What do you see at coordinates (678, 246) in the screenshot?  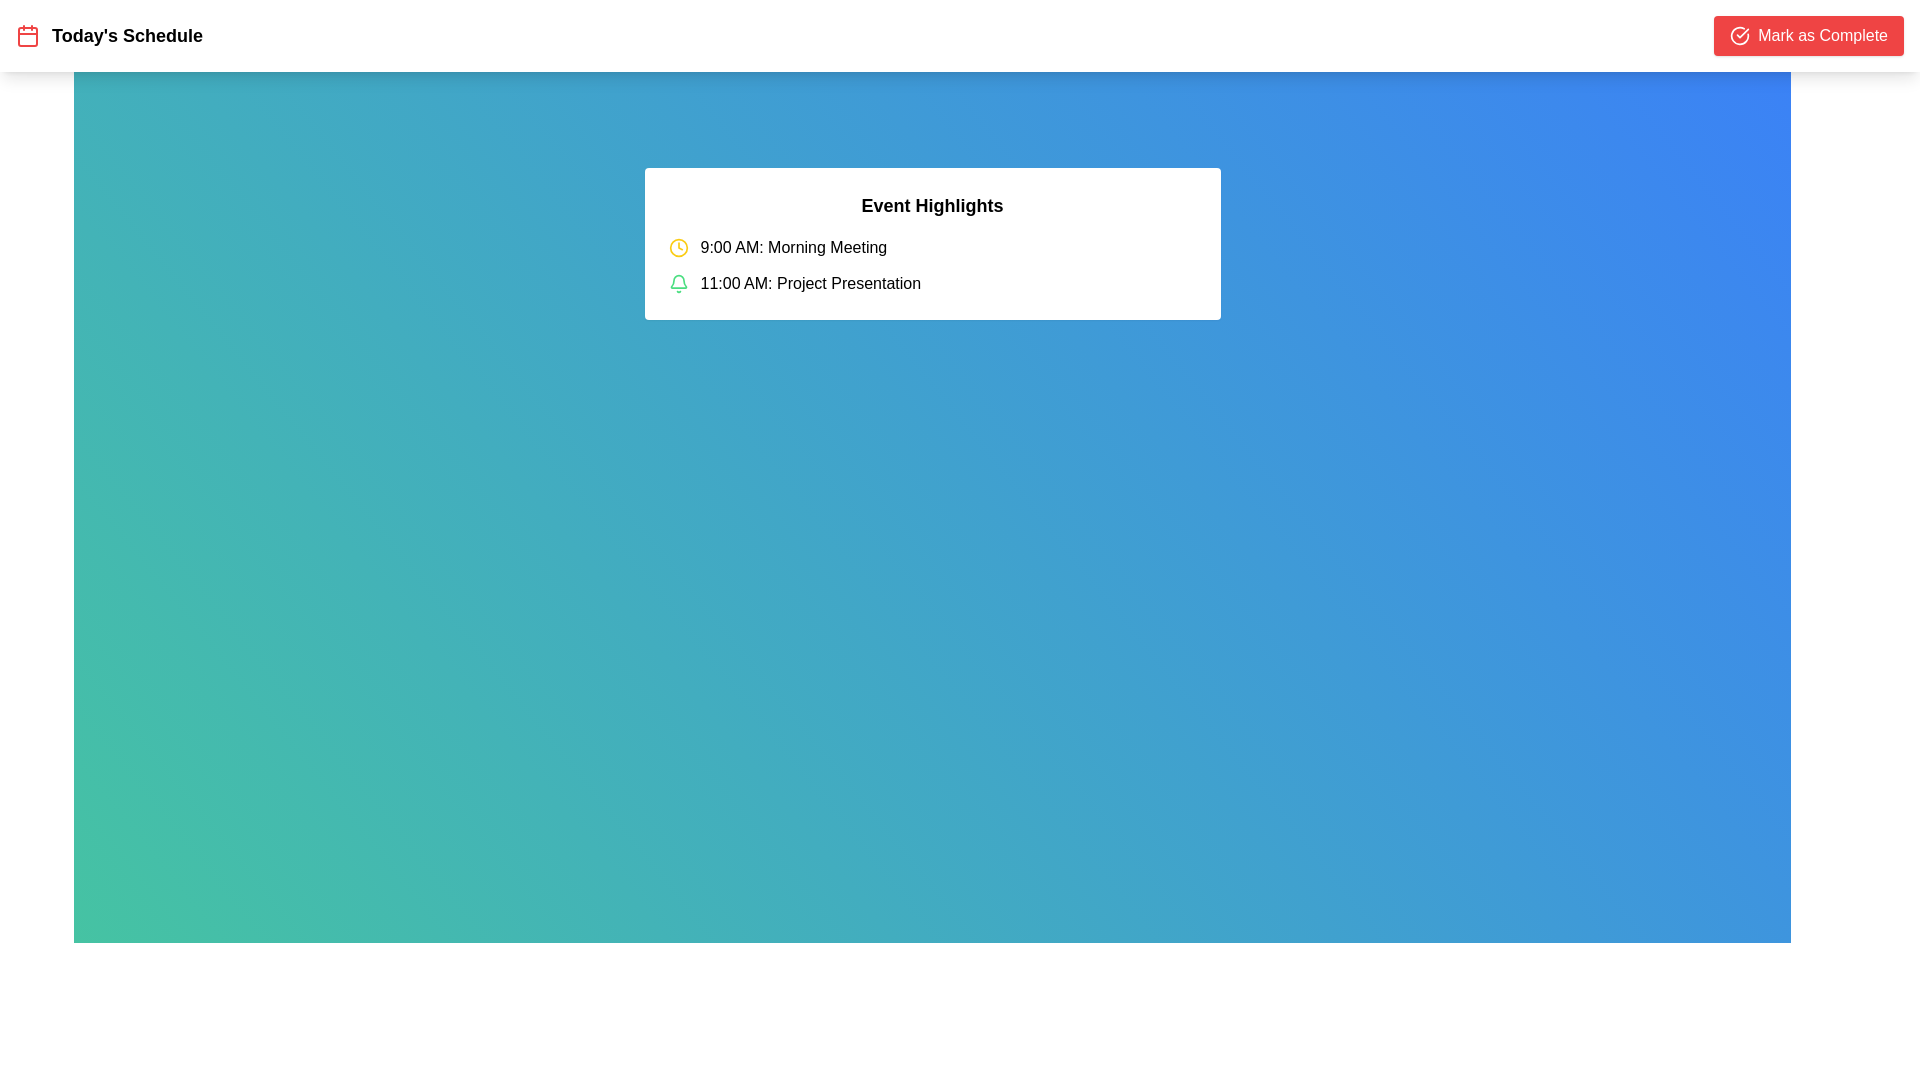 I see `the yellow clock icon that represents the '9:00 AM: Morning Meeting' in the 'Event Highlights' card by moving the cursor to its center` at bounding box center [678, 246].